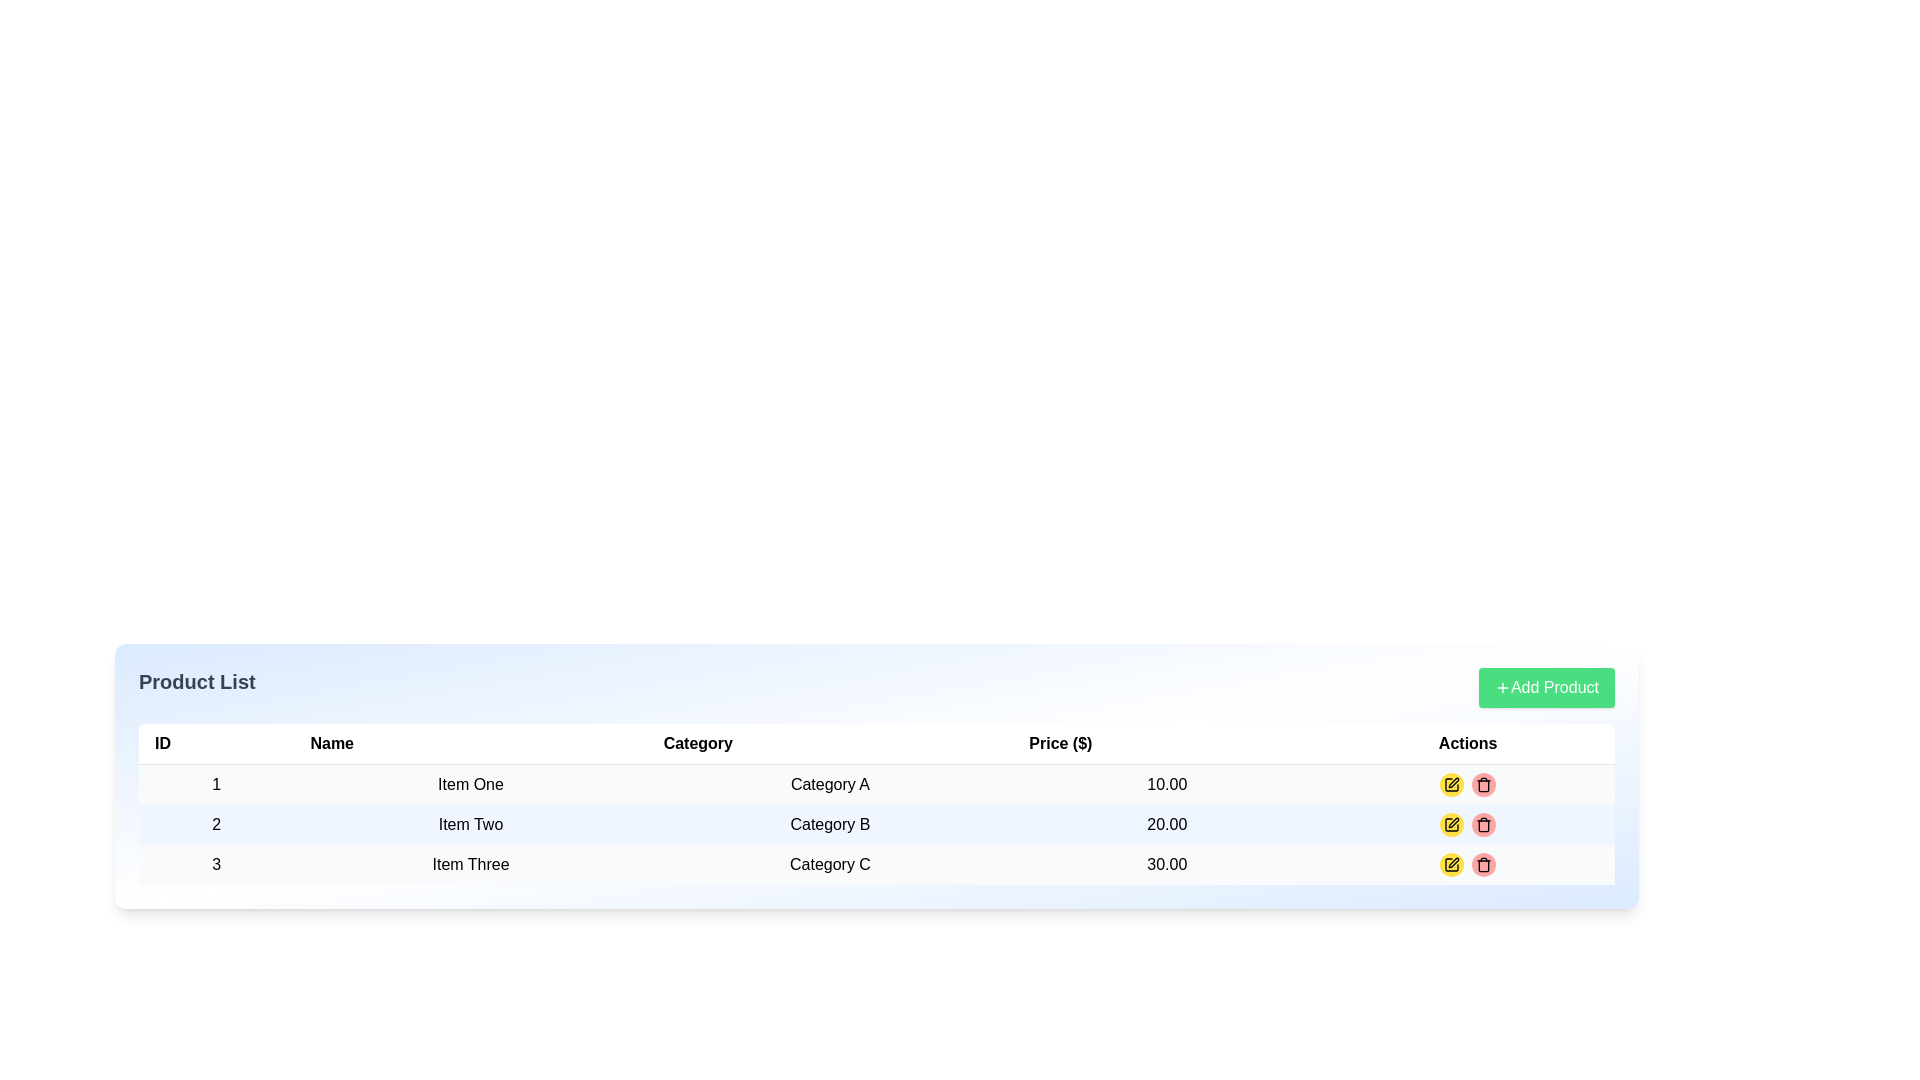 The height and width of the screenshot is (1080, 1920). Describe the element at coordinates (1468, 744) in the screenshot. I see `the 'Actions' column header in the table, which is located at the far right of the header row, adjacent to 'Price ($)', 'Category', 'Name', and 'ID'` at that location.